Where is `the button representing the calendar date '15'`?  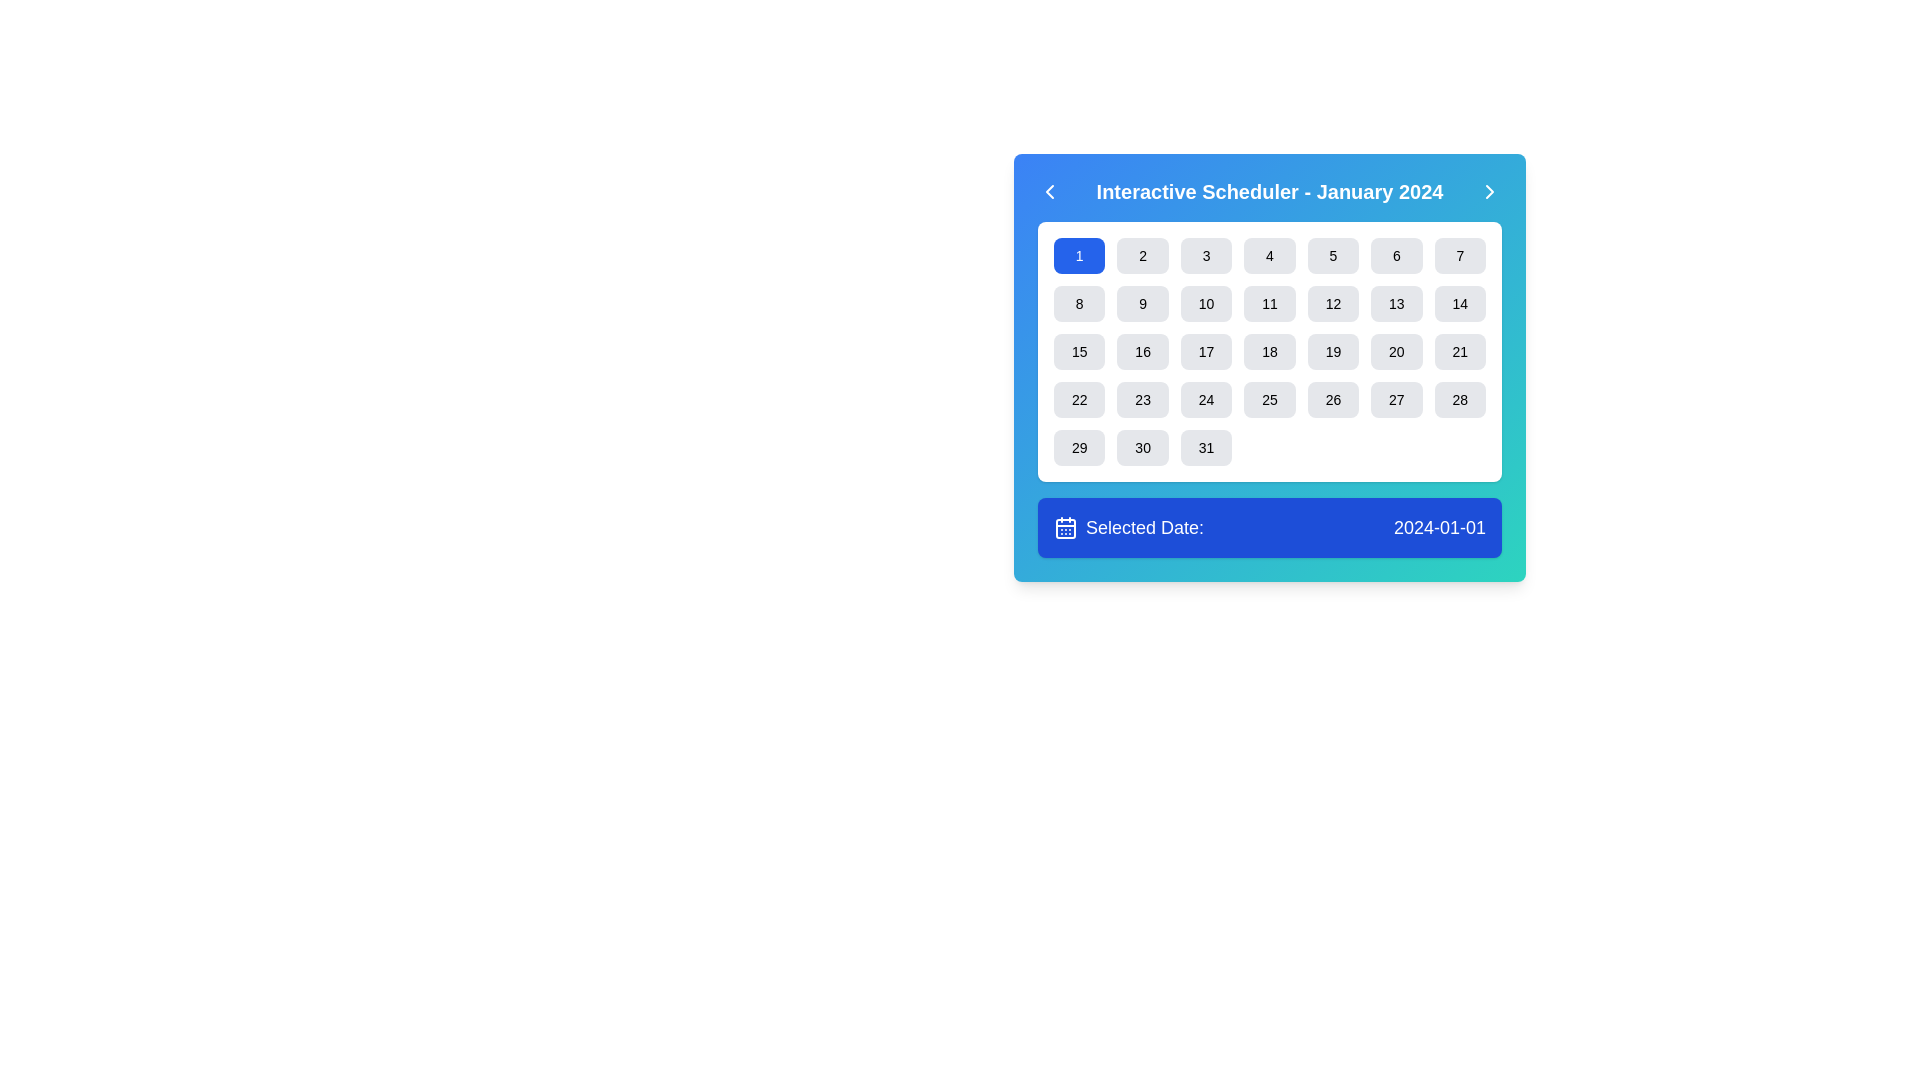
the button representing the calendar date '15' is located at coordinates (1078, 350).